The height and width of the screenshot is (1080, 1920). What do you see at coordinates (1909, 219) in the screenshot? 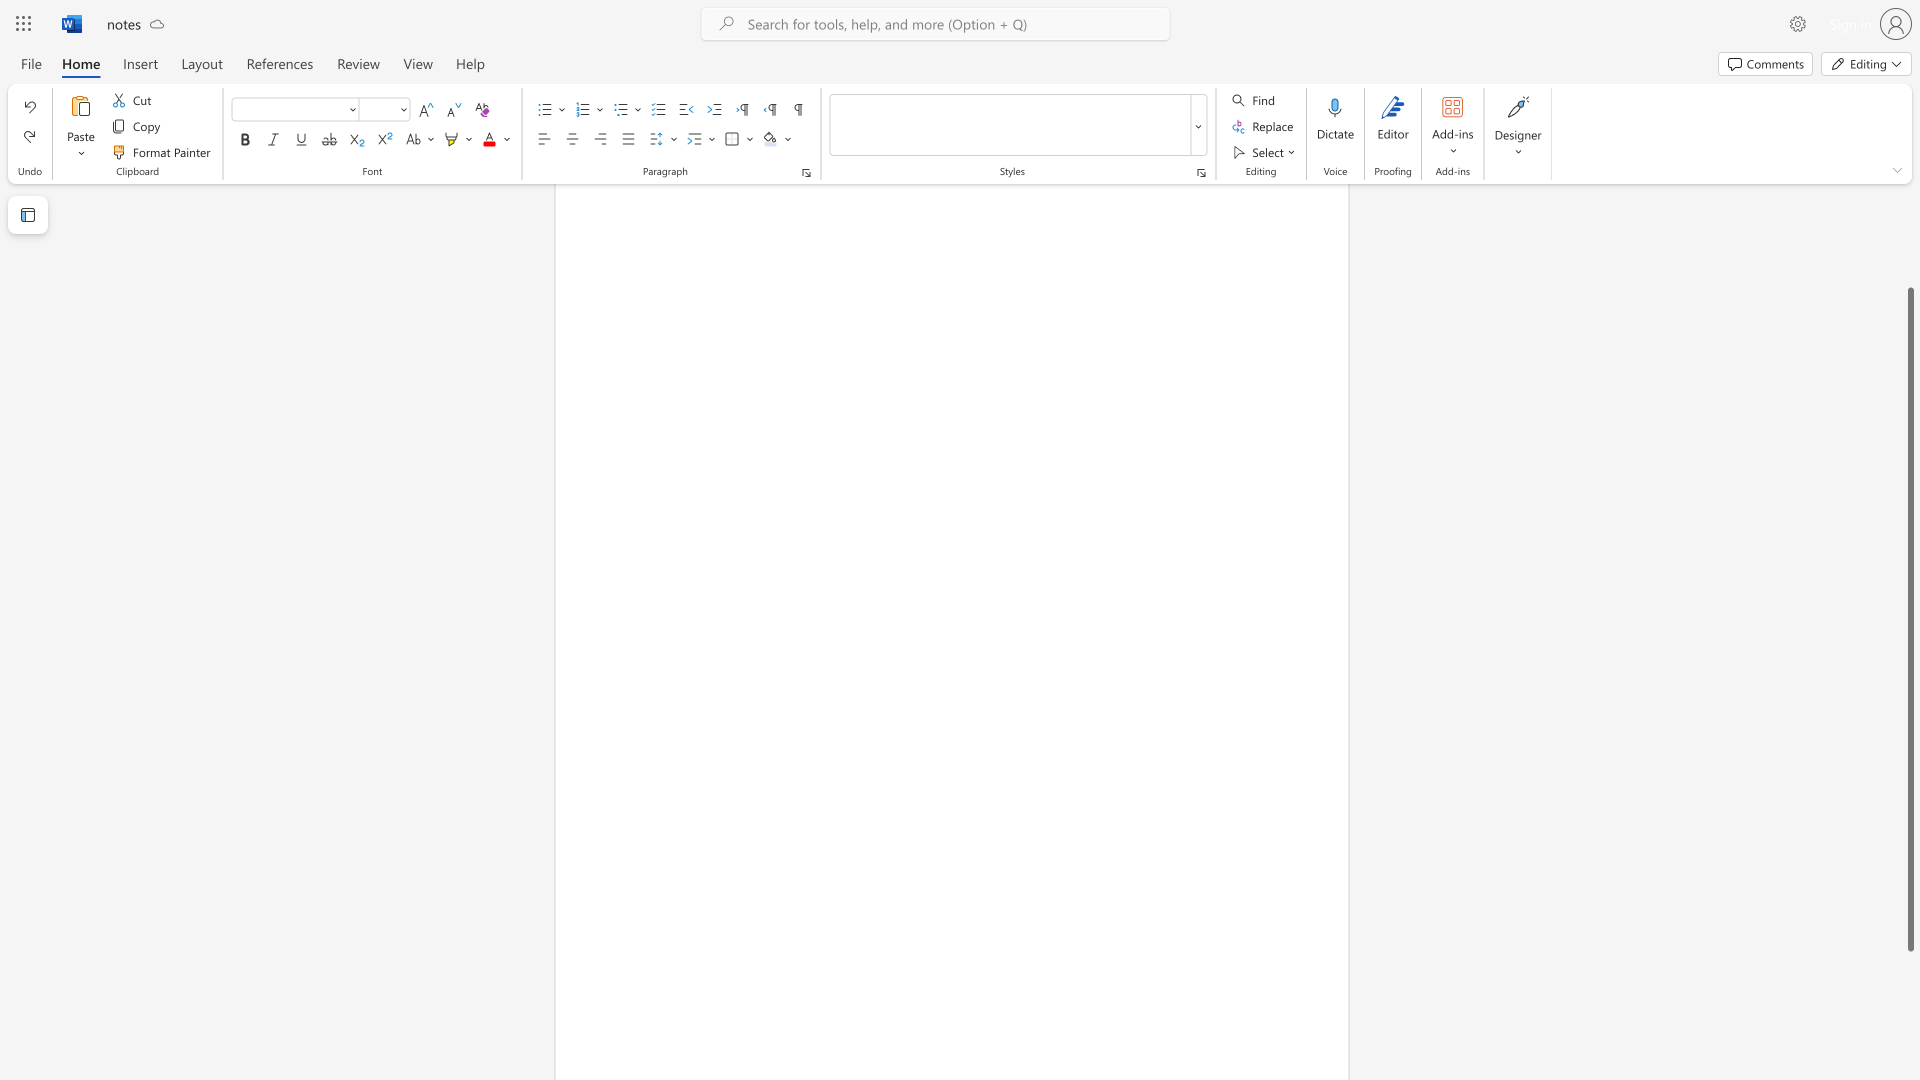
I see `the scrollbar to move the page upward` at bounding box center [1909, 219].